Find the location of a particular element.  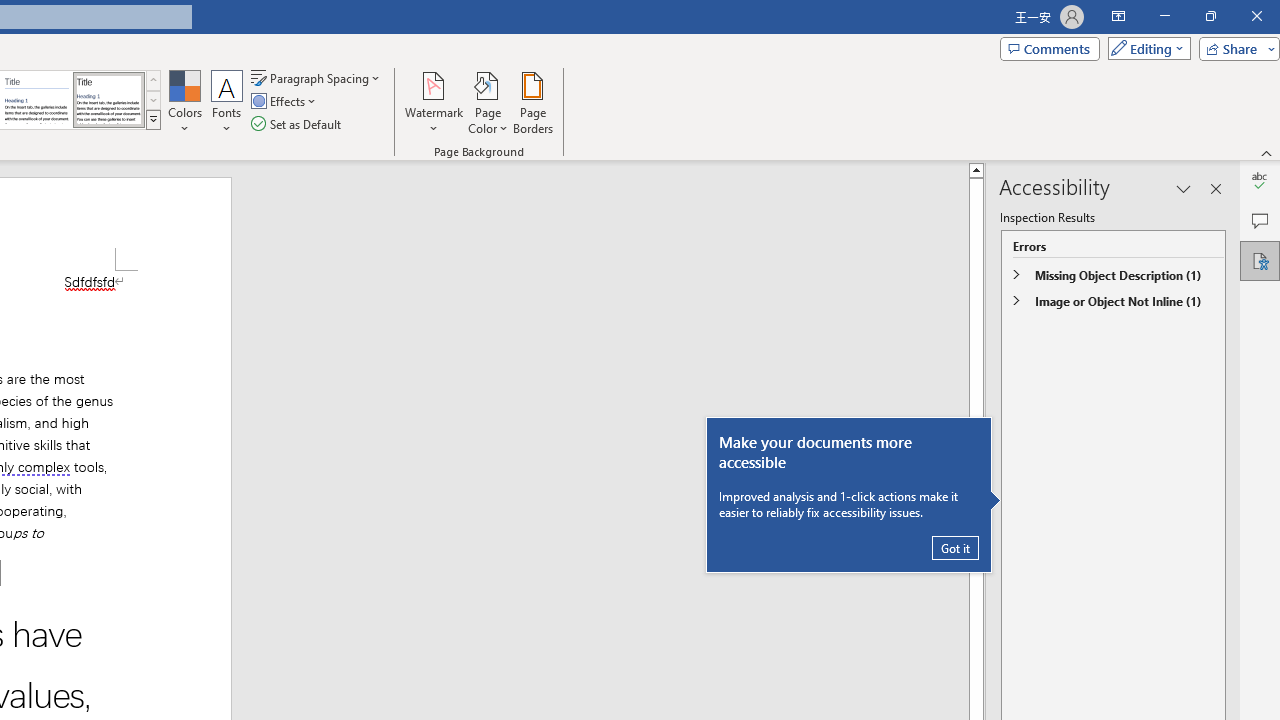

'Colors' is located at coordinates (184, 103).